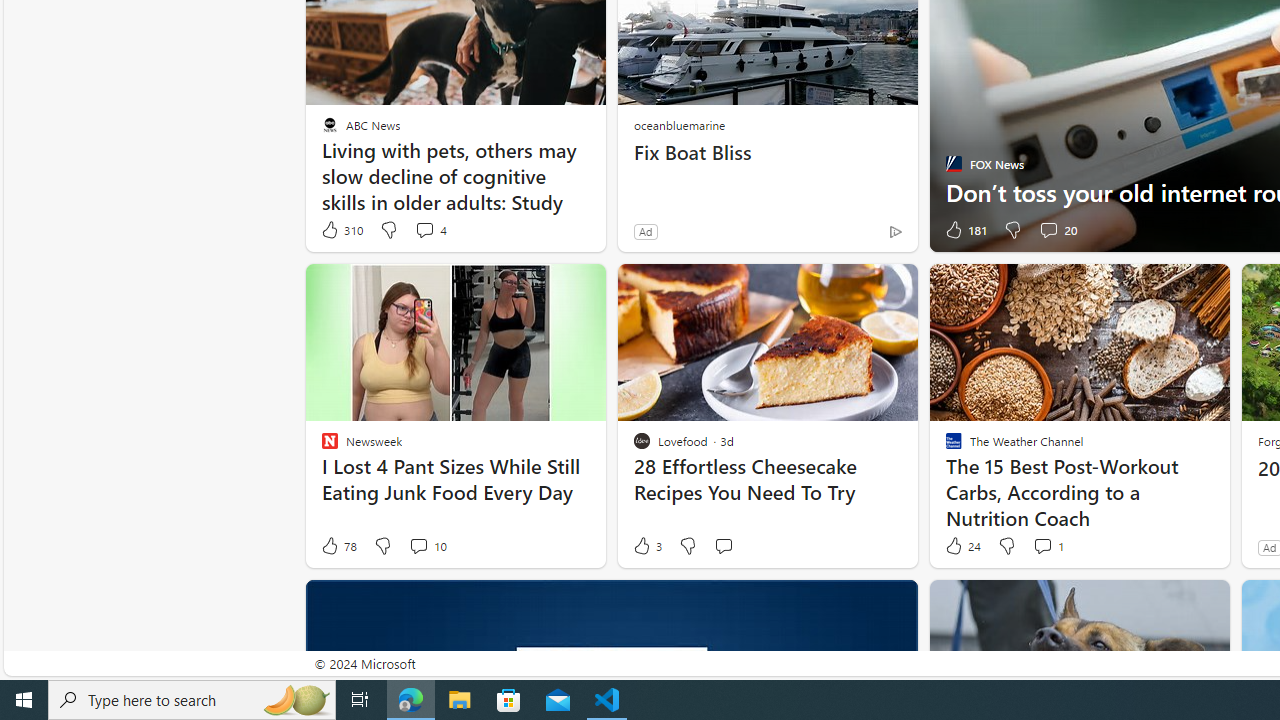  I want to click on 'Fix Boat Bliss', so click(767, 152).